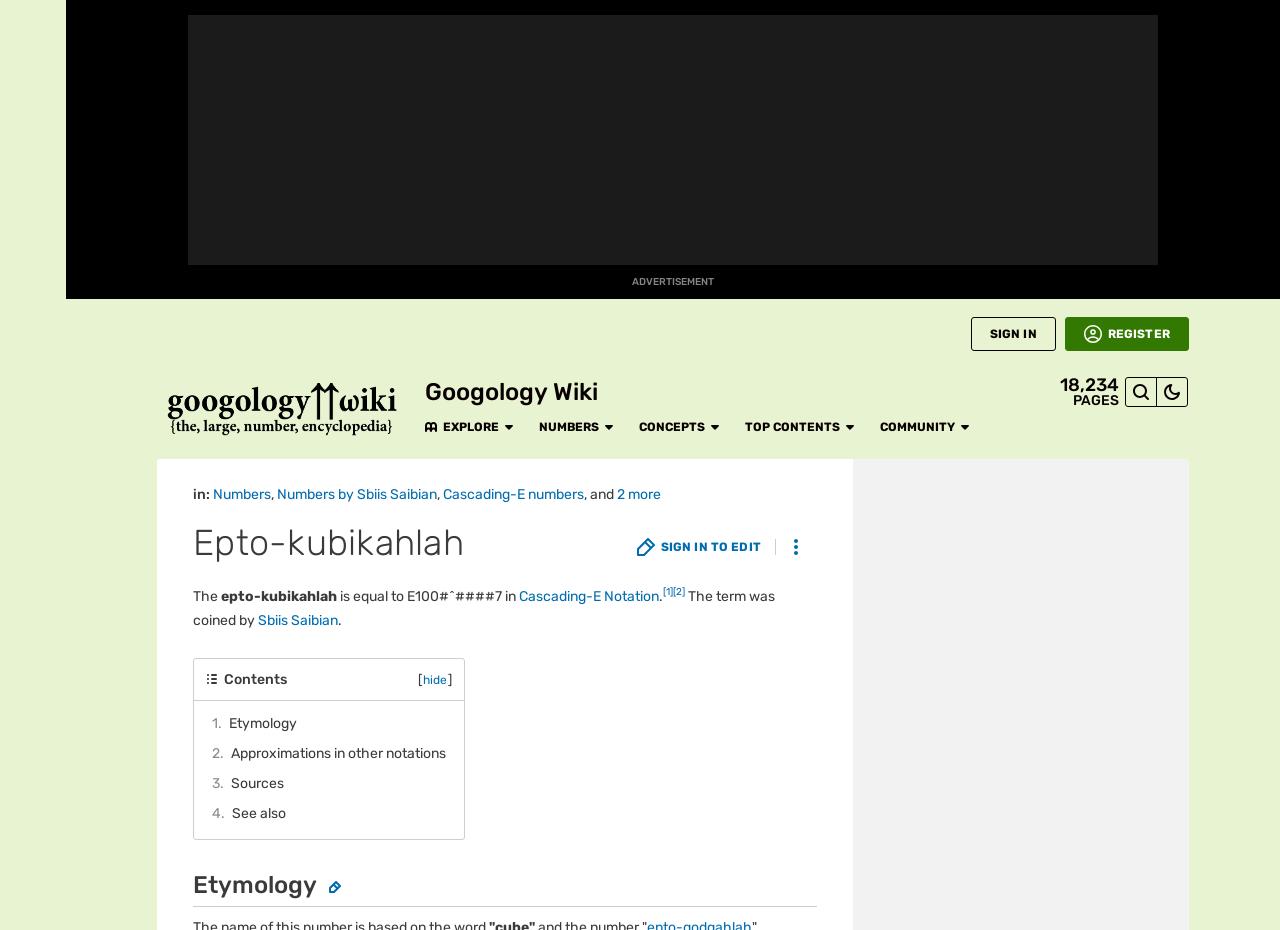  I want to click on 'Explore', so click(328, 21).